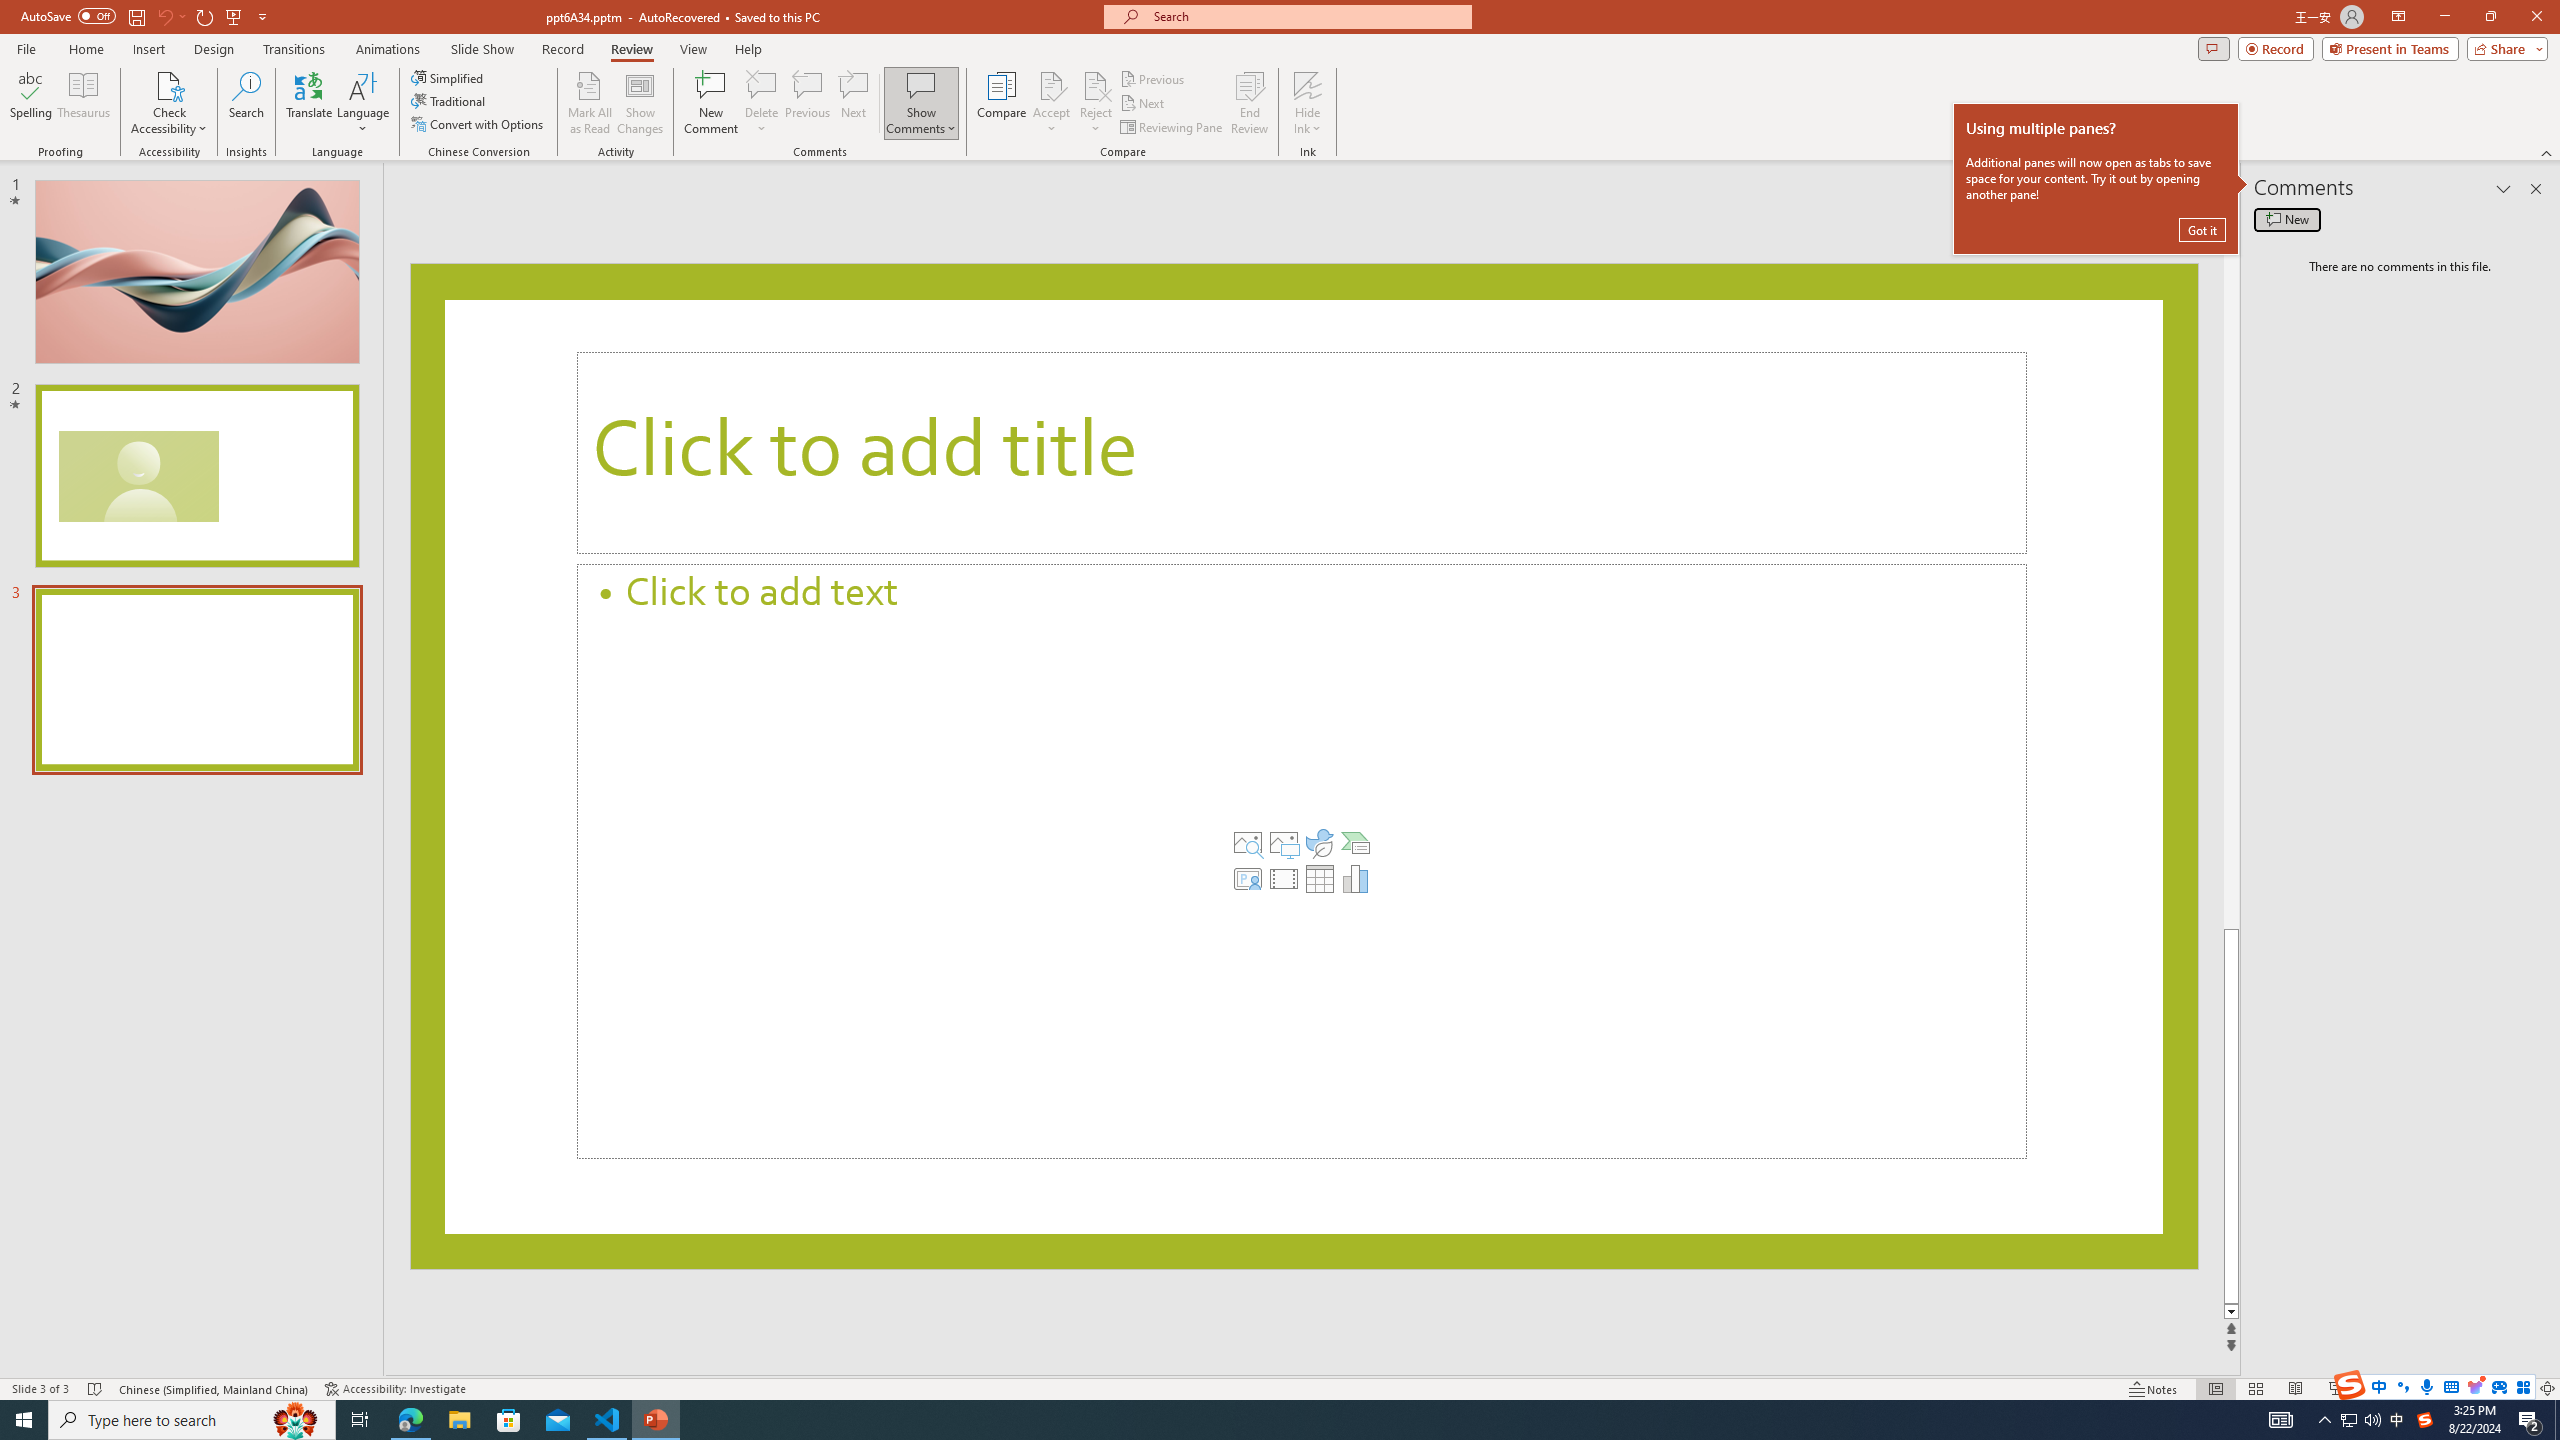 The image size is (2560, 1440). Describe the element at coordinates (1171, 127) in the screenshot. I see `'Reviewing Pane'` at that location.